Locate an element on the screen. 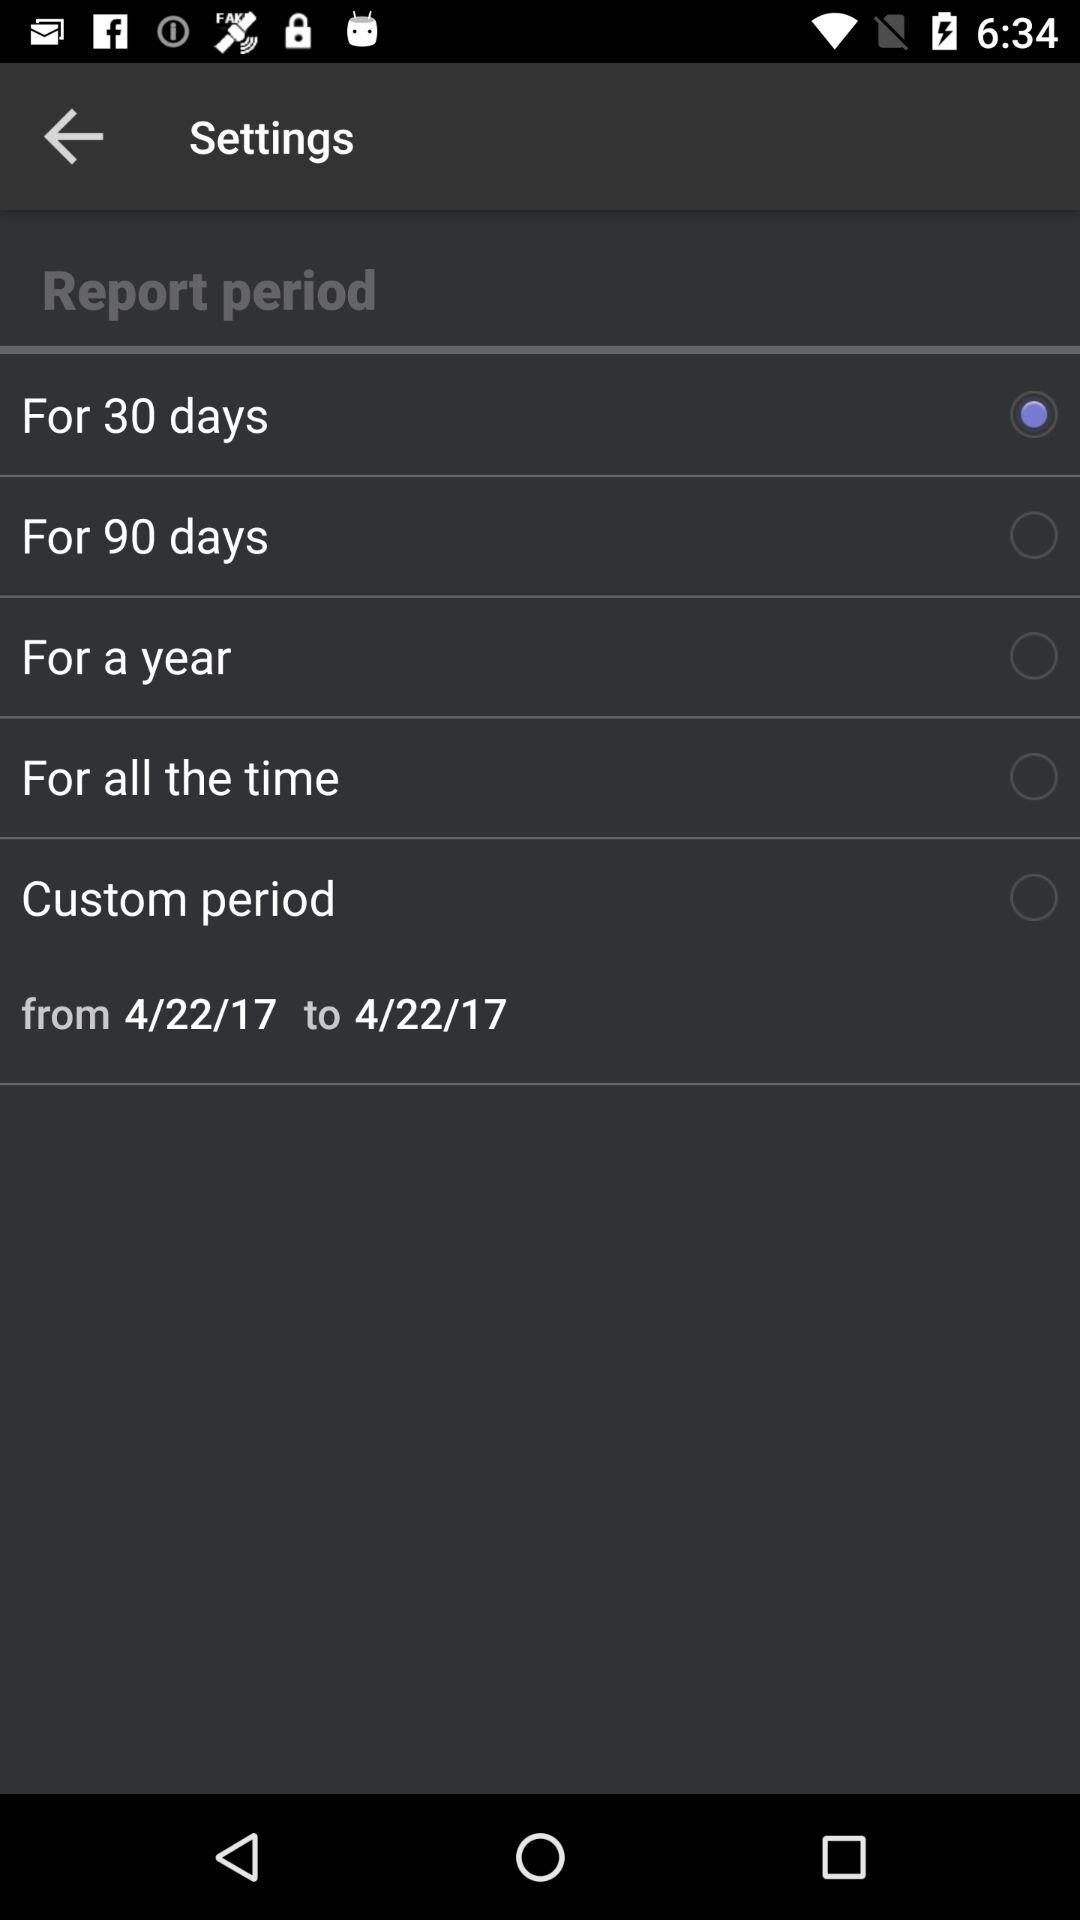  the icon next to settings app is located at coordinates (72, 135).